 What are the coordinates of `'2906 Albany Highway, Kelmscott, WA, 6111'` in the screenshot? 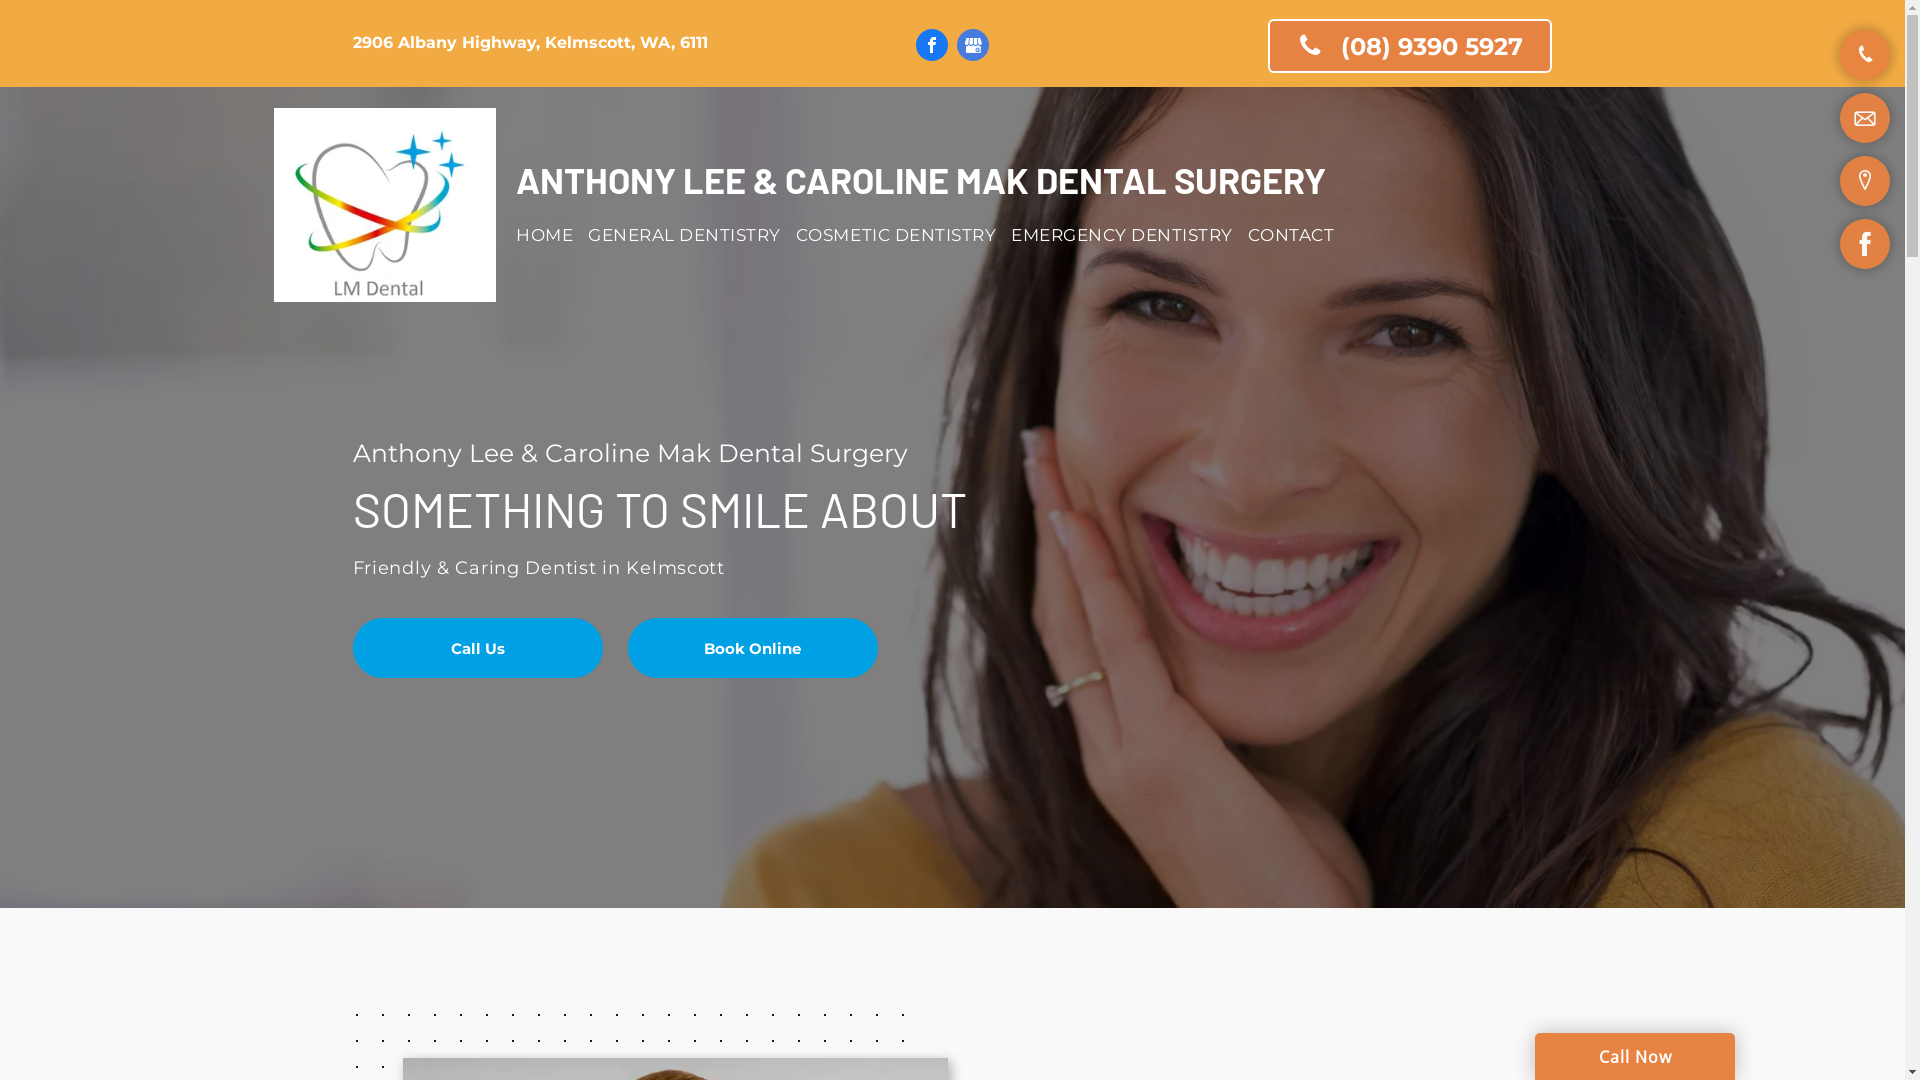 It's located at (529, 42).